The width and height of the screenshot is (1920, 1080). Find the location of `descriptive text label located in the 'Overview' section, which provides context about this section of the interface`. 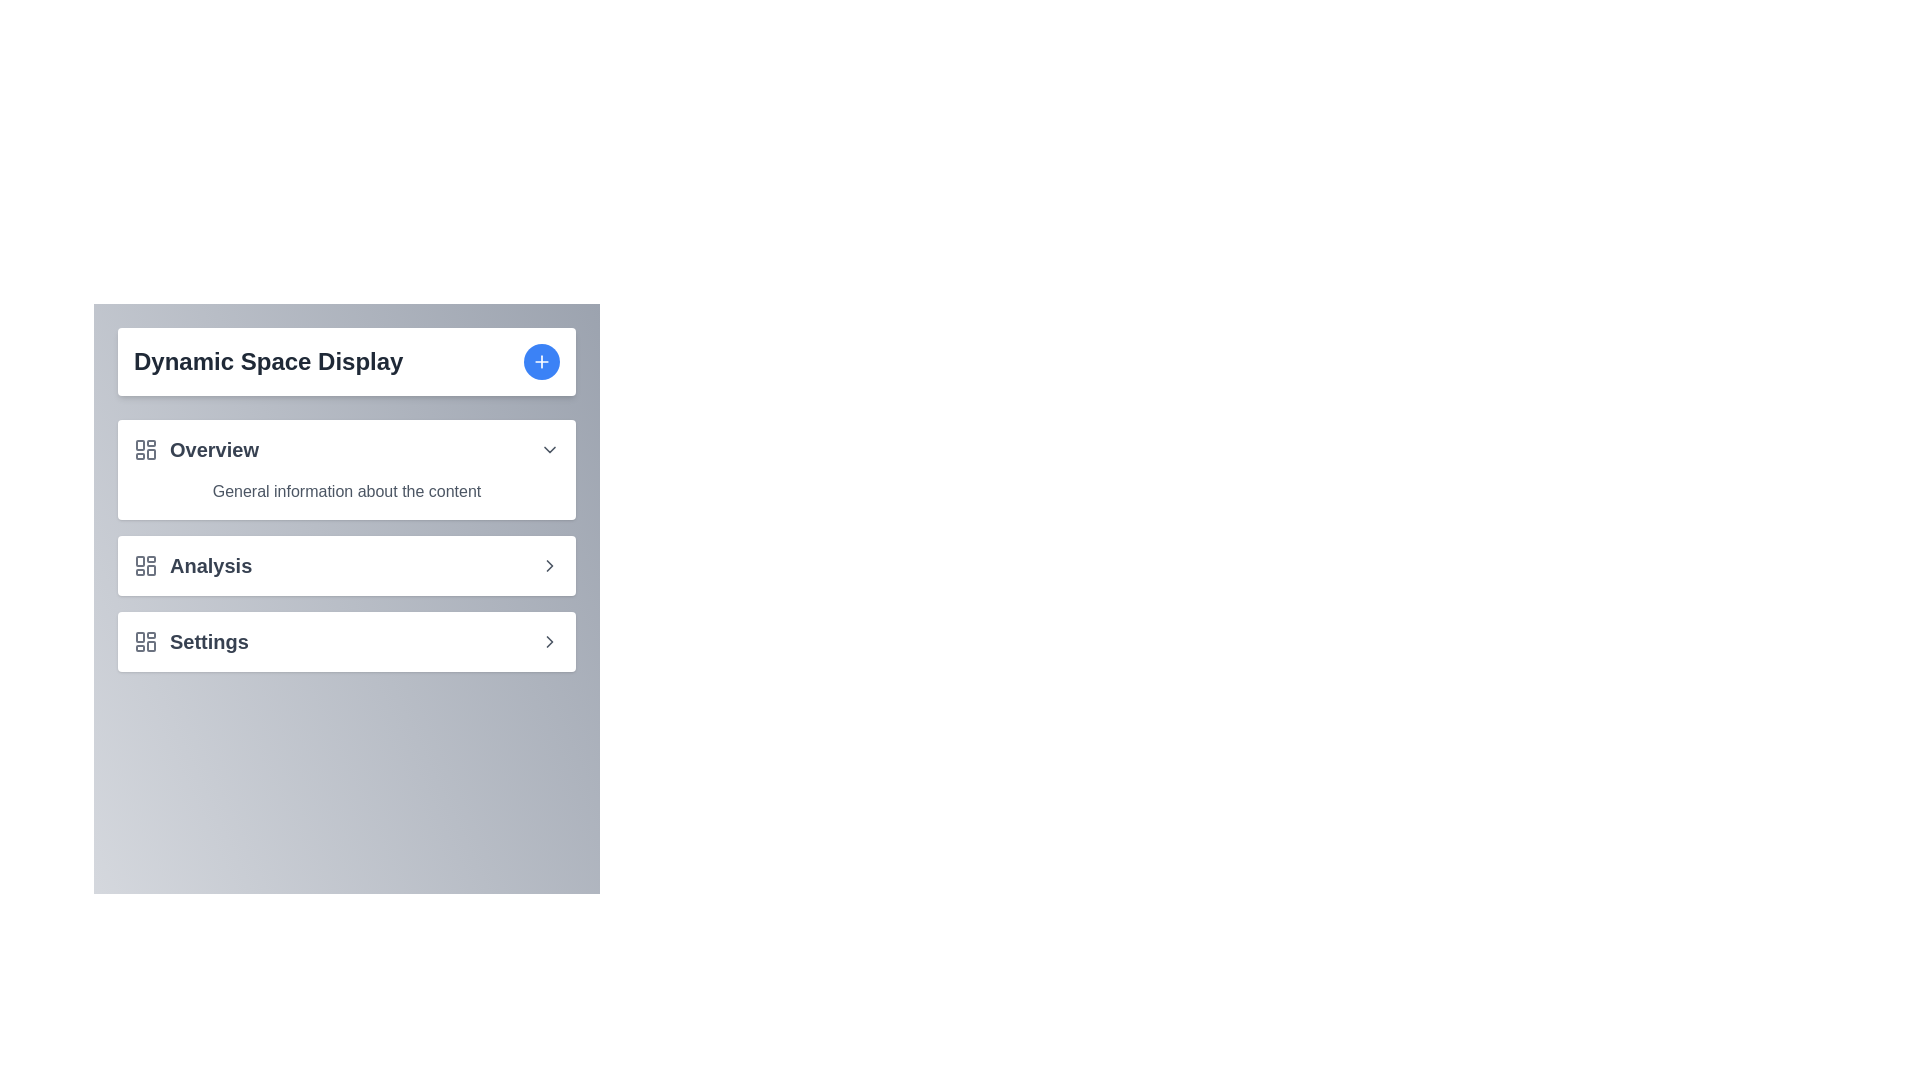

descriptive text label located in the 'Overview' section, which provides context about this section of the interface is located at coordinates (346, 492).